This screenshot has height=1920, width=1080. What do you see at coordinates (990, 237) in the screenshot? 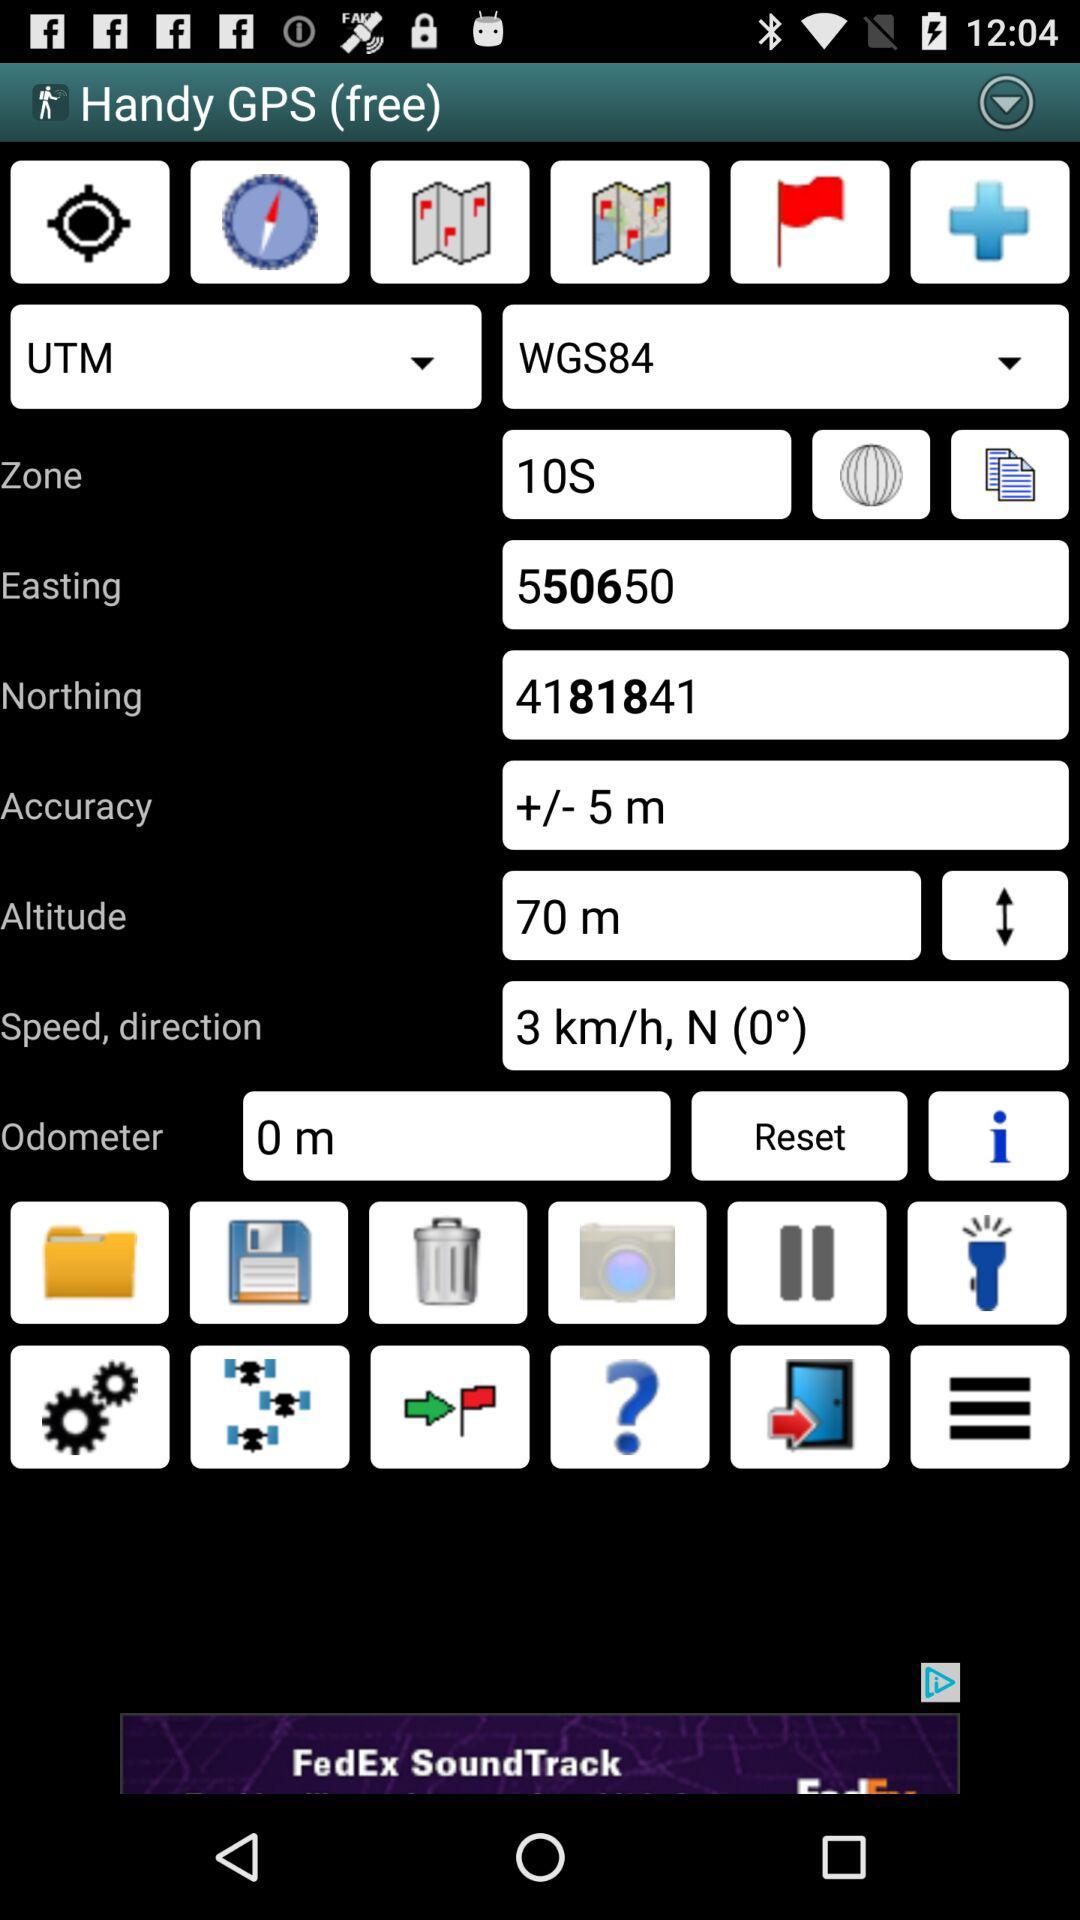
I see `the add icon` at bounding box center [990, 237].